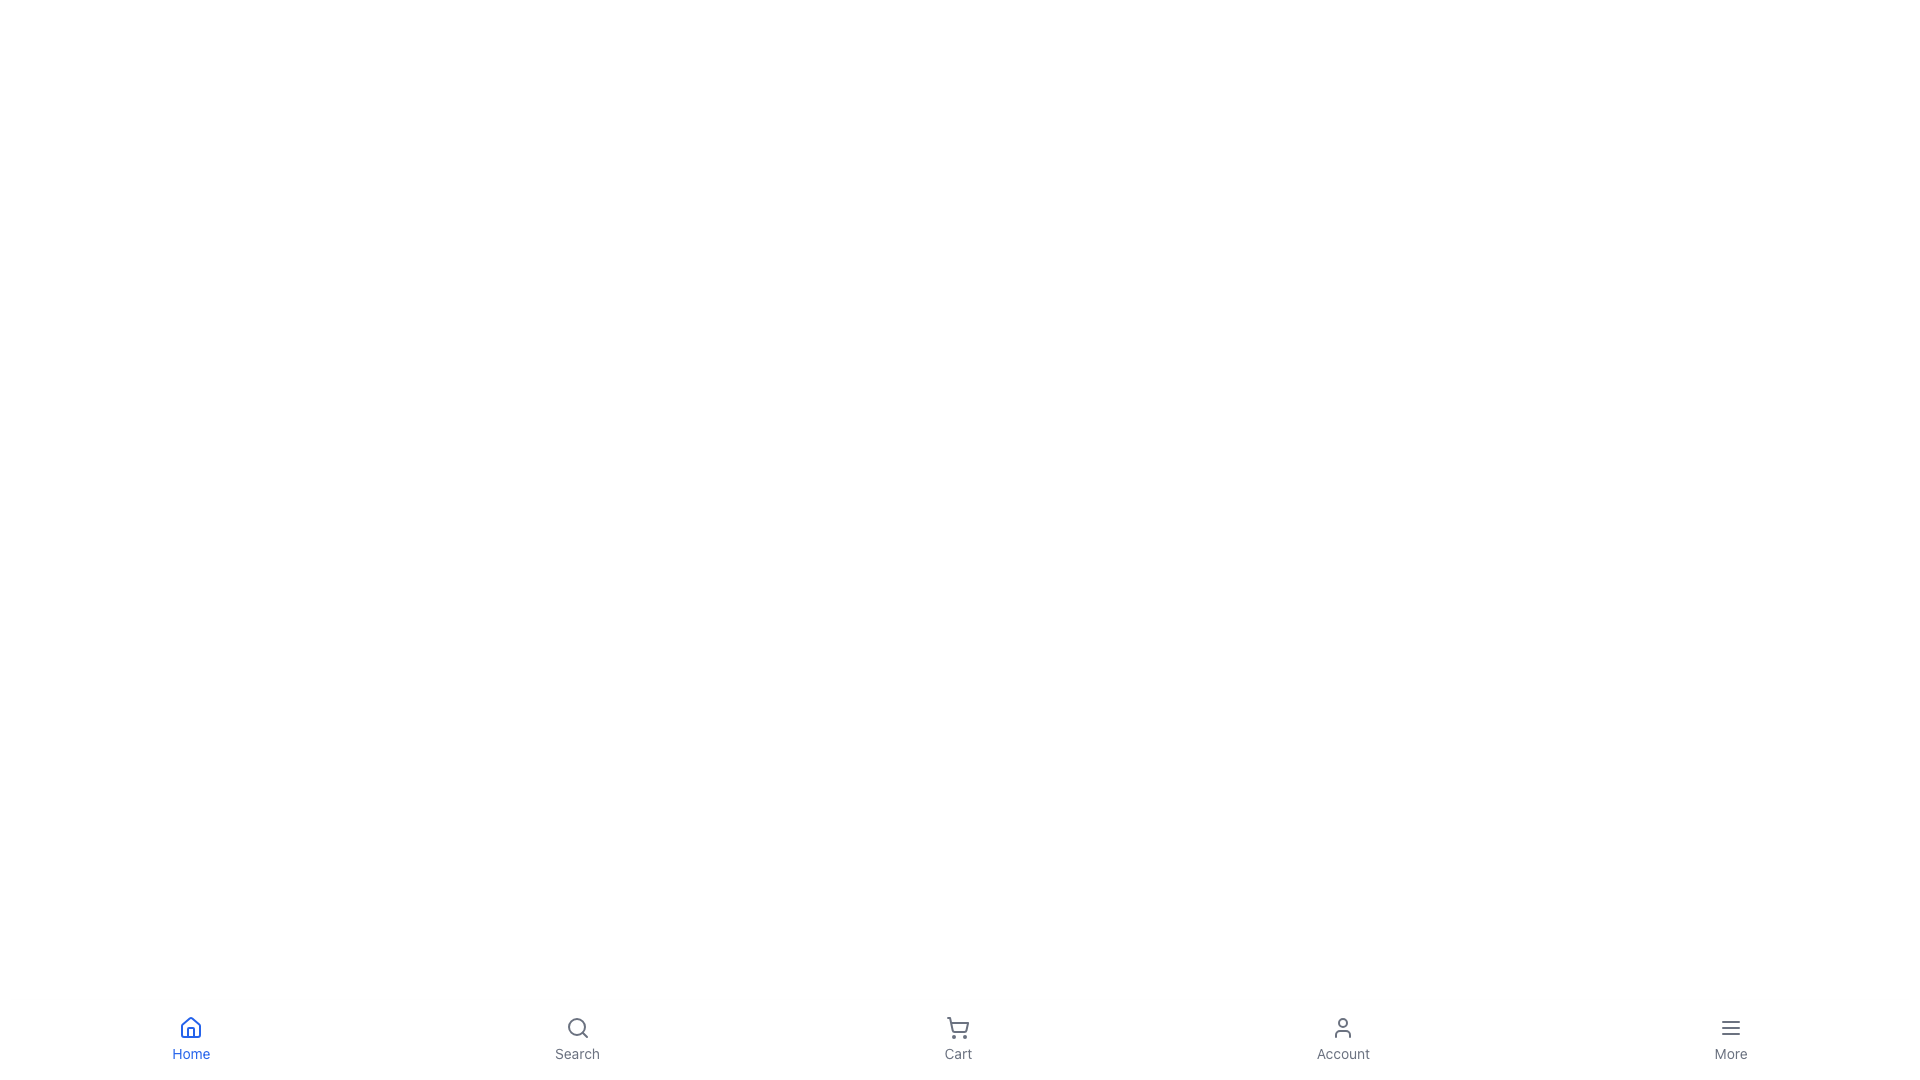 The height and width of the screenshot is (1080, 1920). What do you see at coordinates (1730, 1028) in the screenshot?
I see `the menu icon represented by three parallel horizontal lines located in the bottom navigation bar, above the 'More' label` at bounding box center [1730, 1028].